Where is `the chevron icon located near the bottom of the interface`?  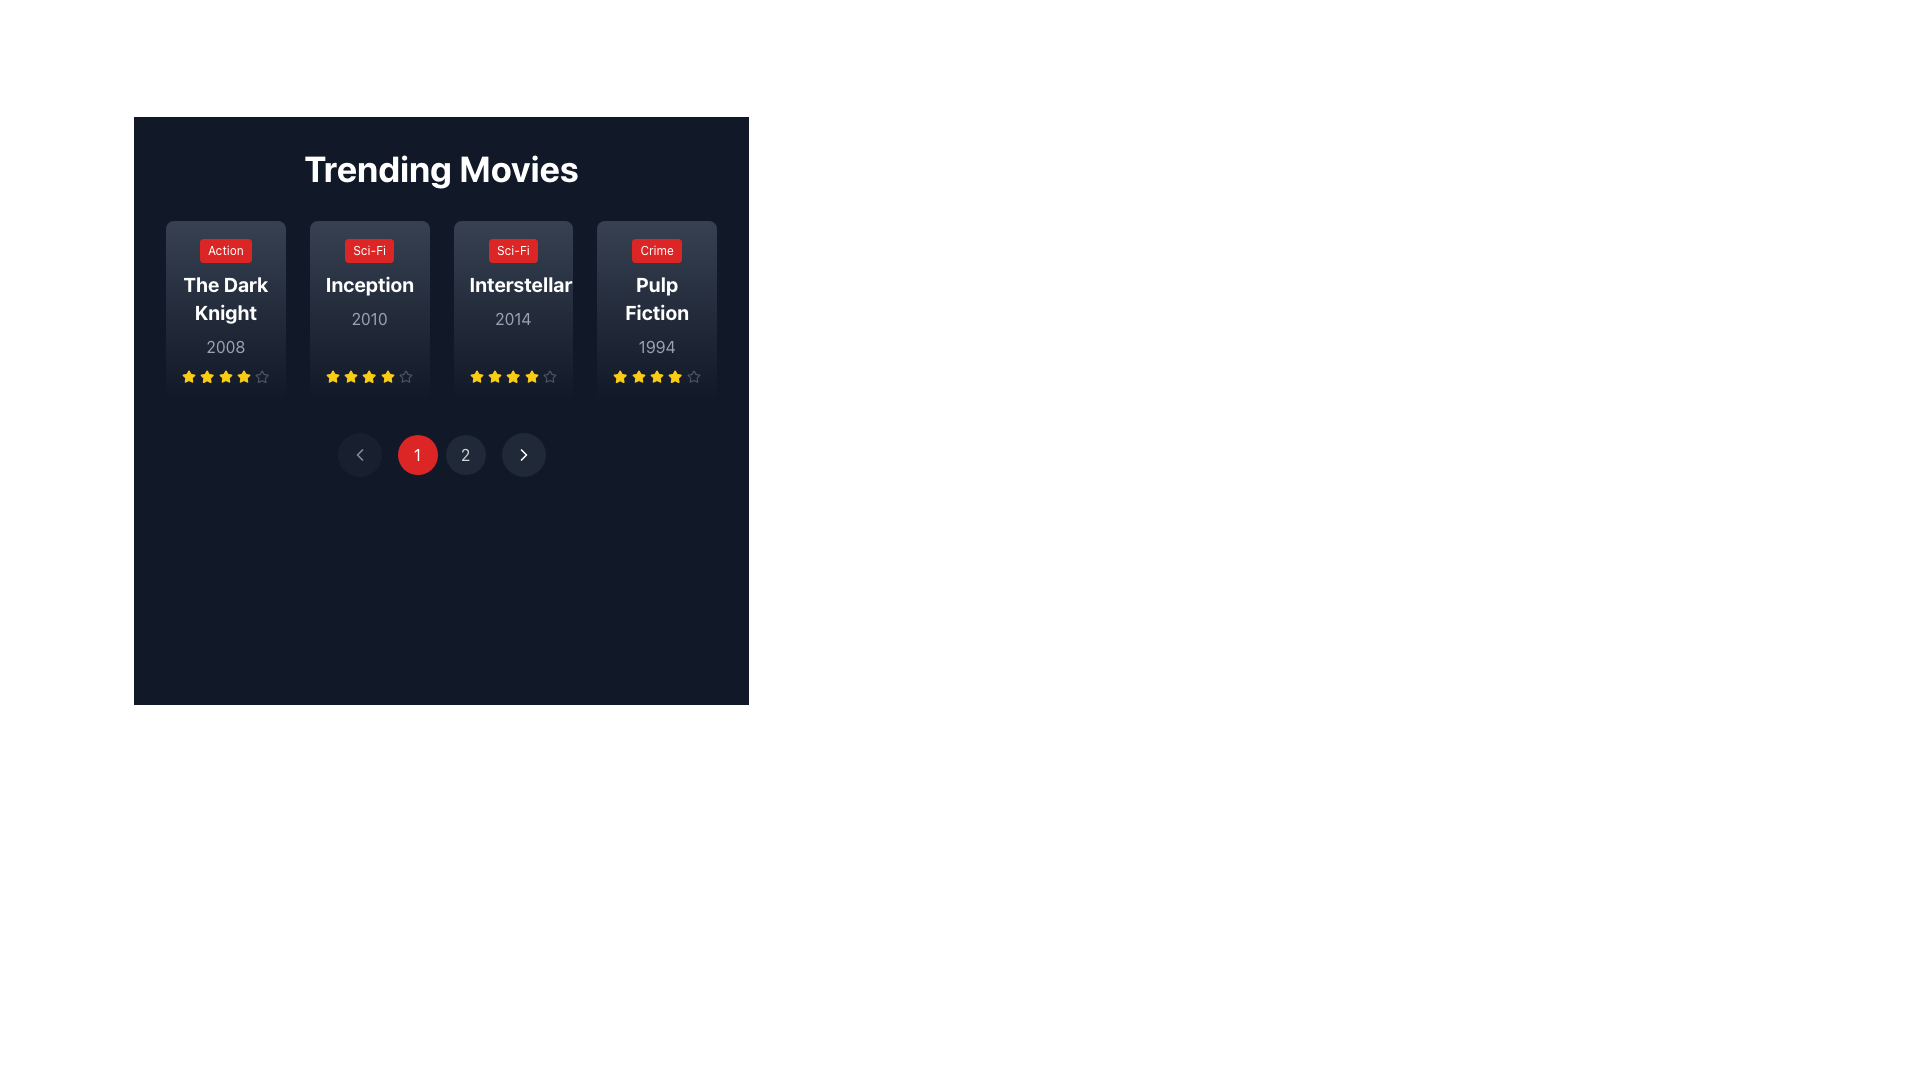
the chevron icon located near the bottom of the interface is located at coordinates (523, 454).